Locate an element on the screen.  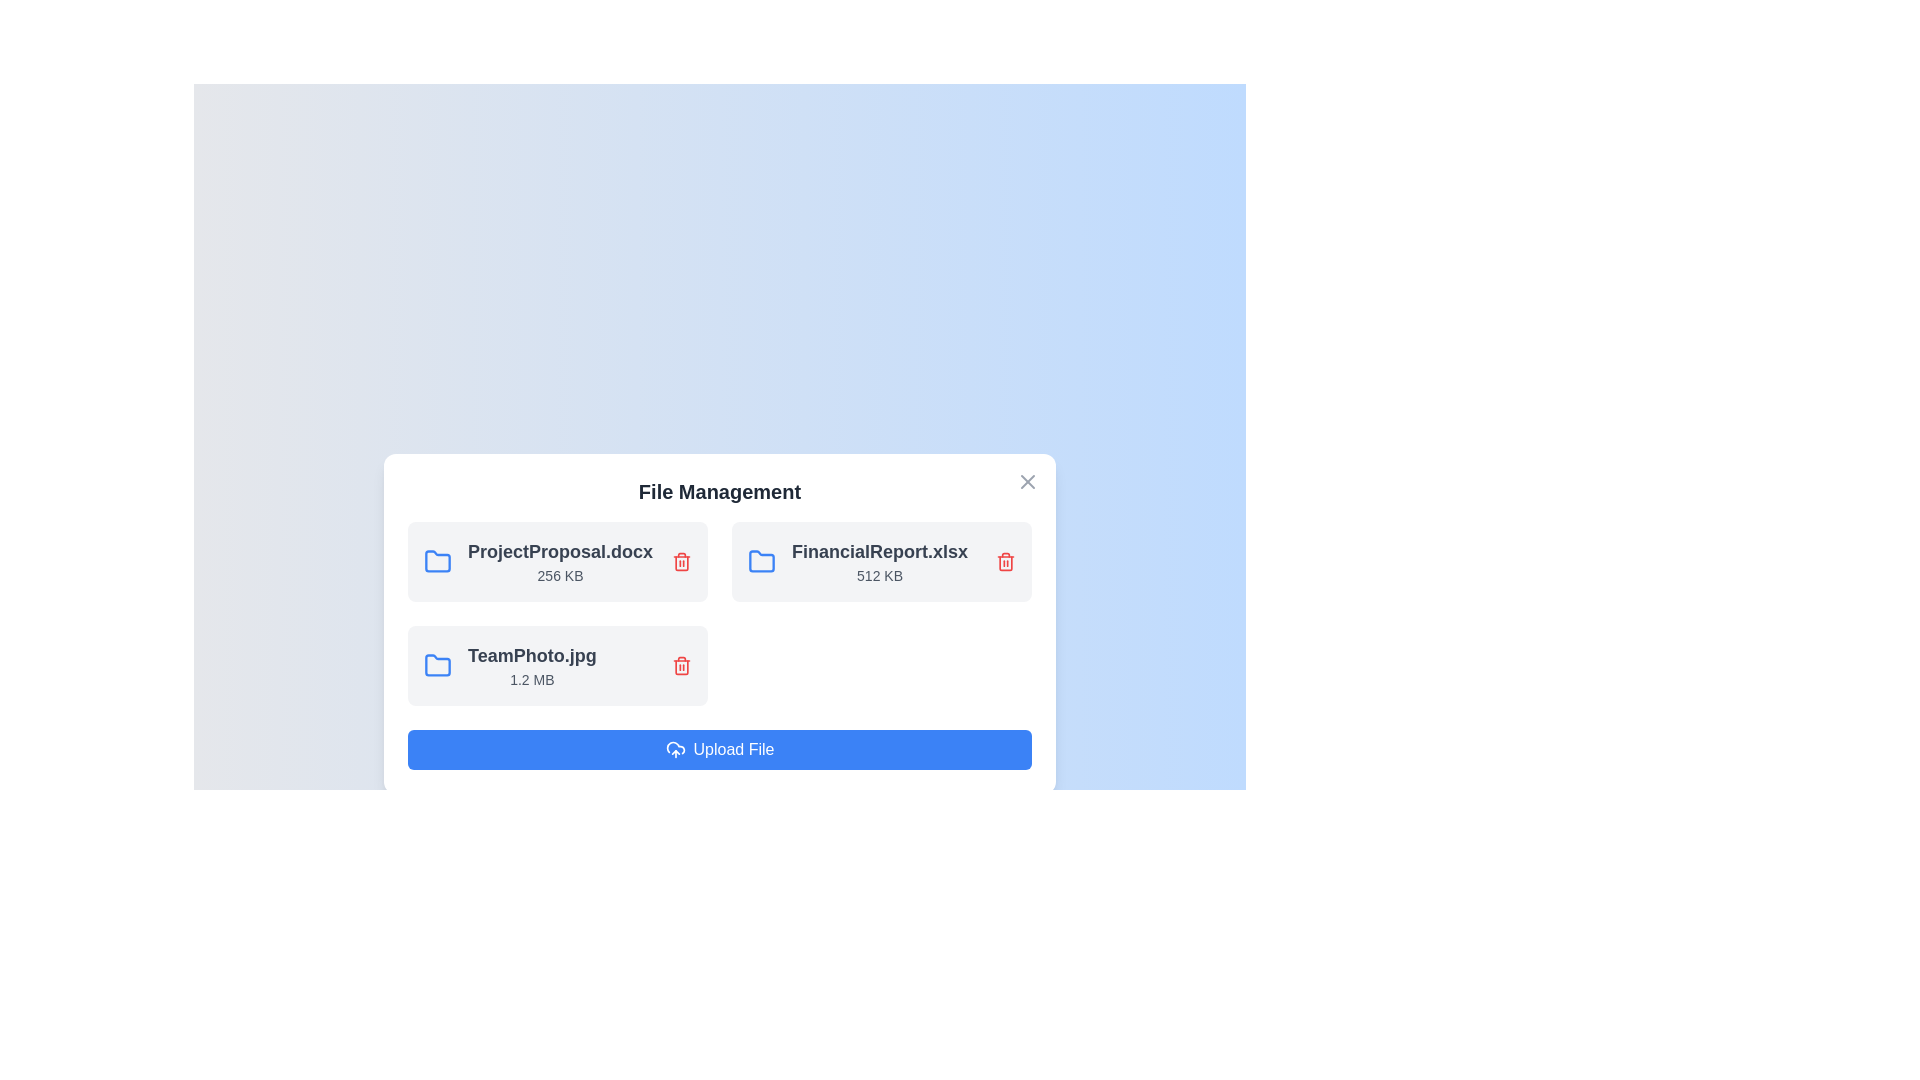
the 'Upload File' button to initiate the file upload process is located at coordinates (720, 749).